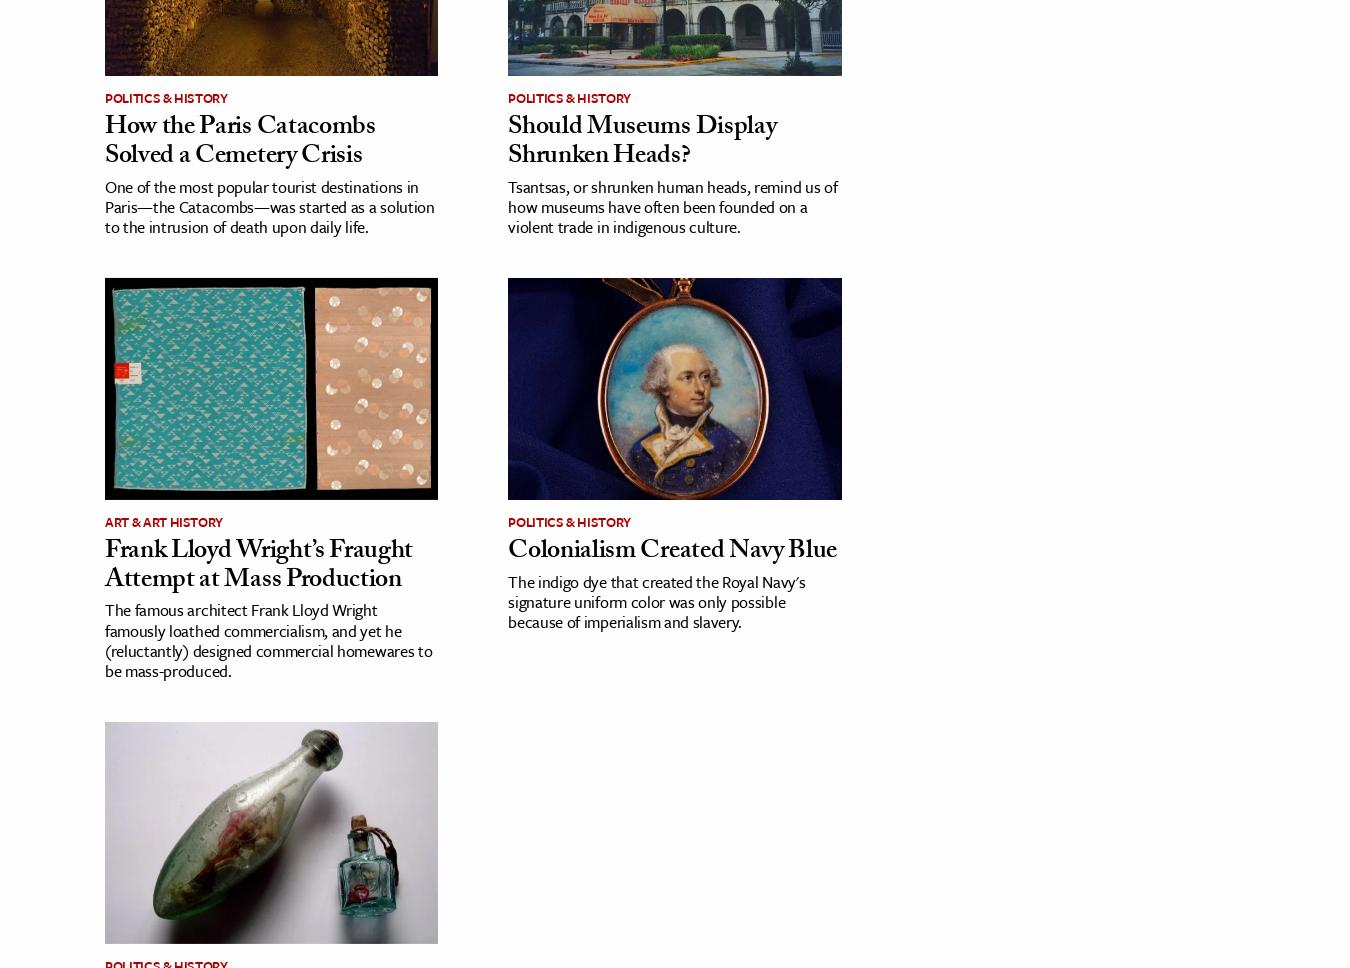 Image resolution: width=1350 pixels, height=968 pixels. What do you see at coordinates (656, 601) in the screenshot?
I see `'The indigo dye that created the Royal Navy's signature uniform color was only possible because of imperialism and slavery.'` at bounding box center [656, 601].